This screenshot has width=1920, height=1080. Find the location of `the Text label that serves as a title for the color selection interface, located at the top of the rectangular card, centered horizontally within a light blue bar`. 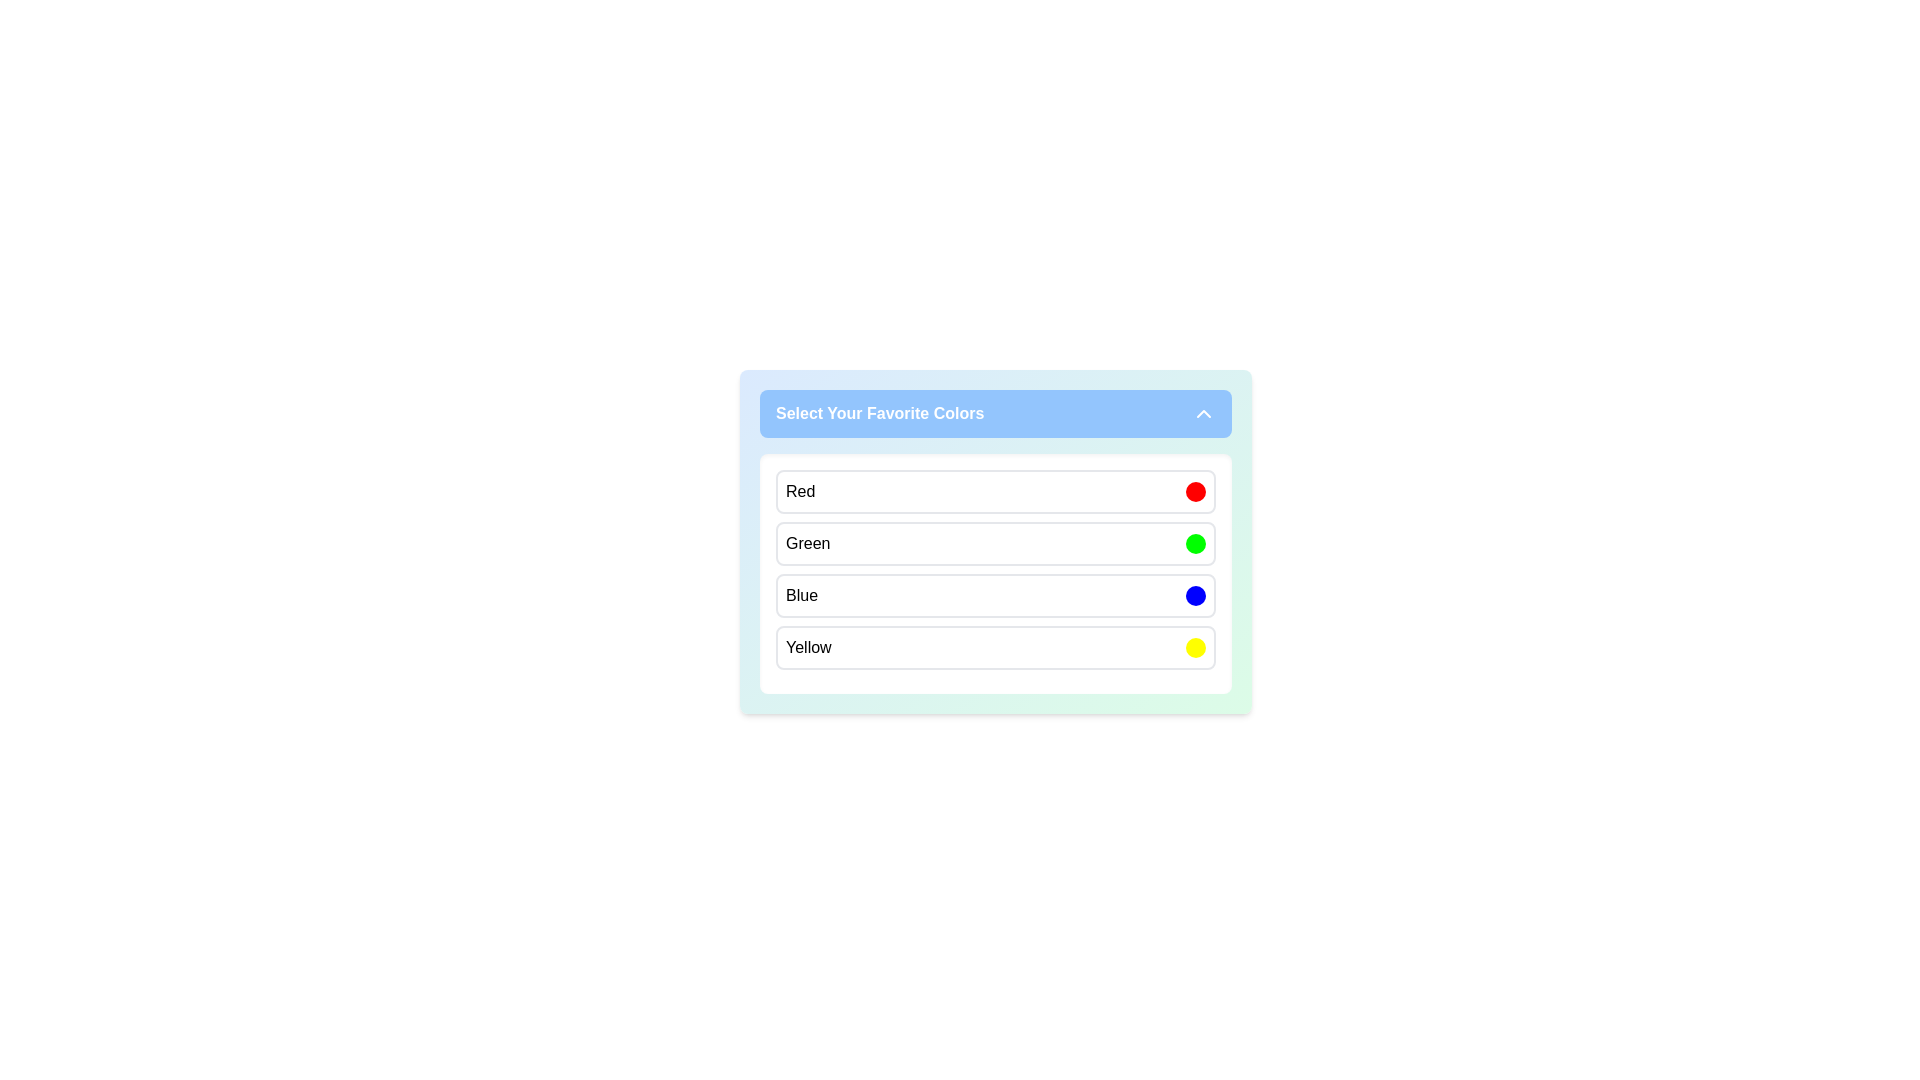

the Text label that serves as a title for the color selection interface, located at the top of the rectangular card, centered horizontally within a light blue bar is located at coordinates (880, 412).